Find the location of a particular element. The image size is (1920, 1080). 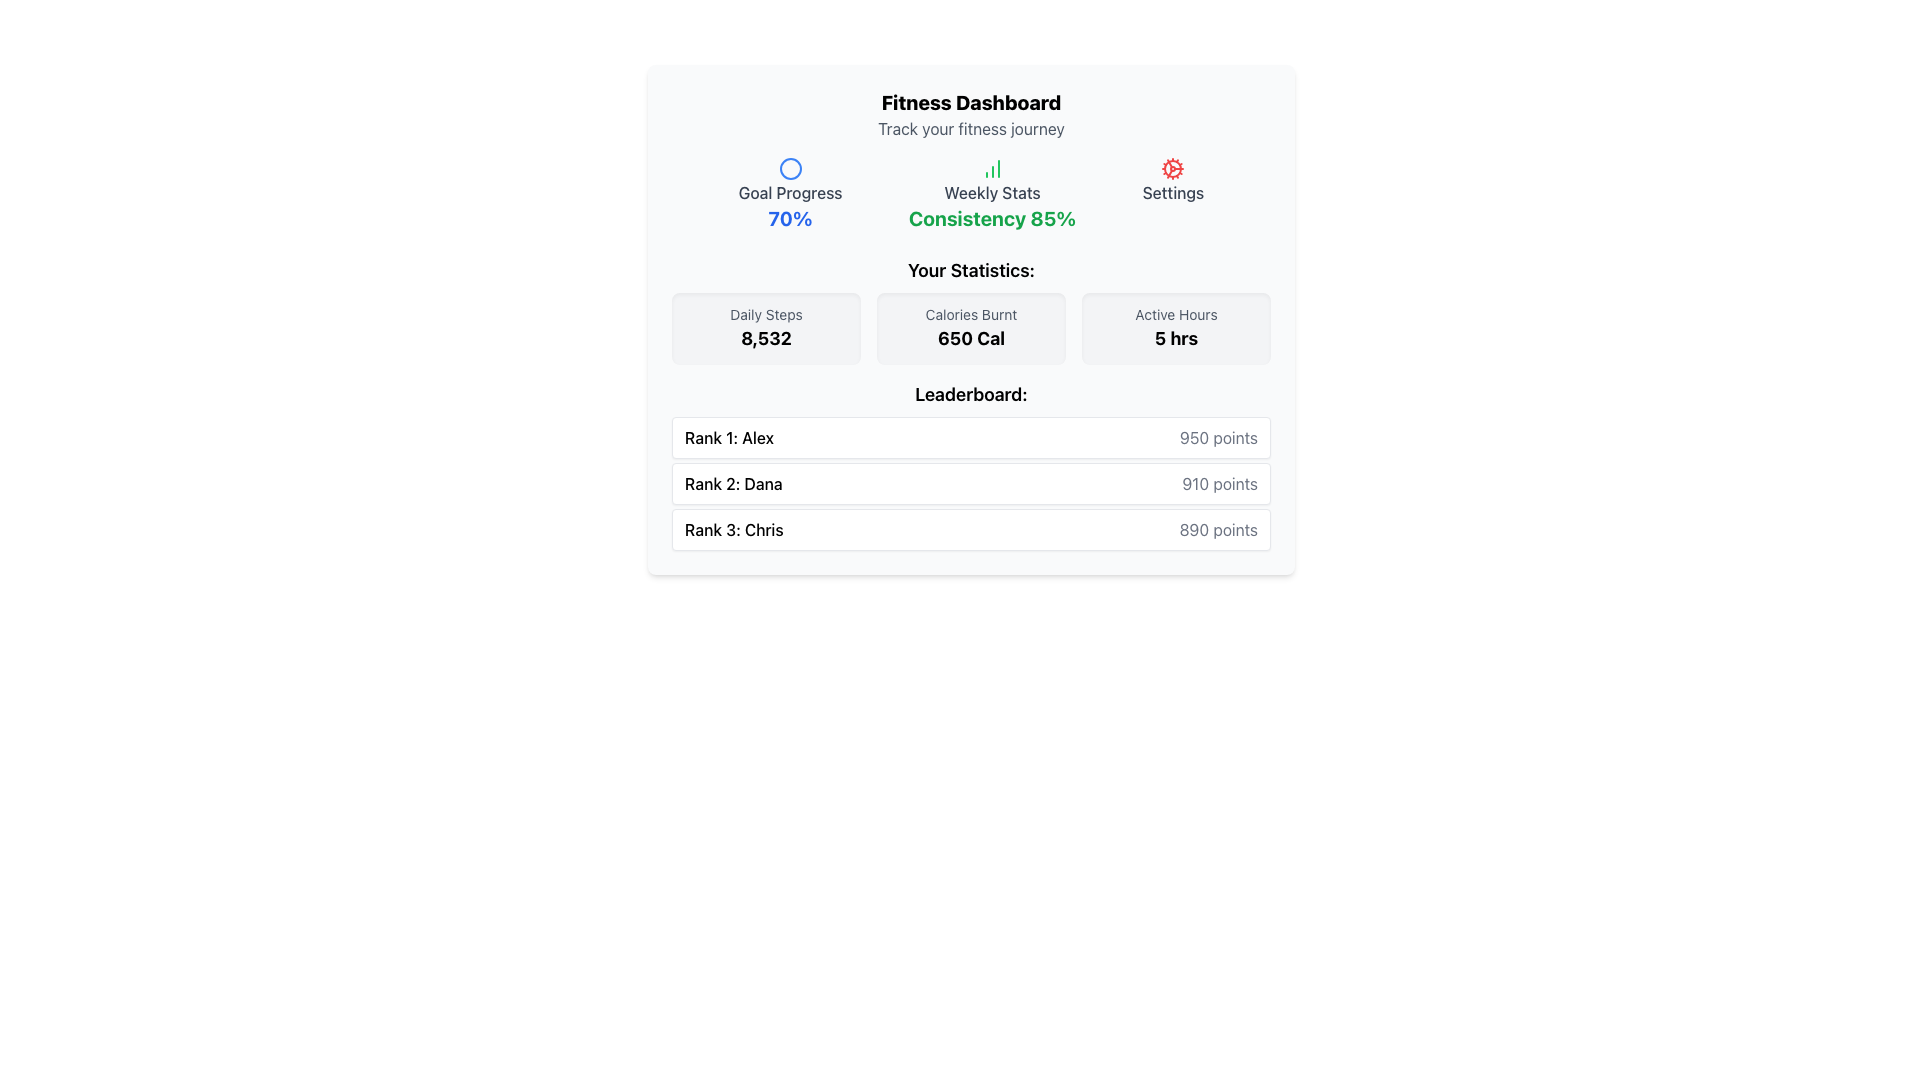

the header text block of the 'Fitness Dashboard' section, which serves as an introductory text for the content that follows is located at coordinates (971, 115).